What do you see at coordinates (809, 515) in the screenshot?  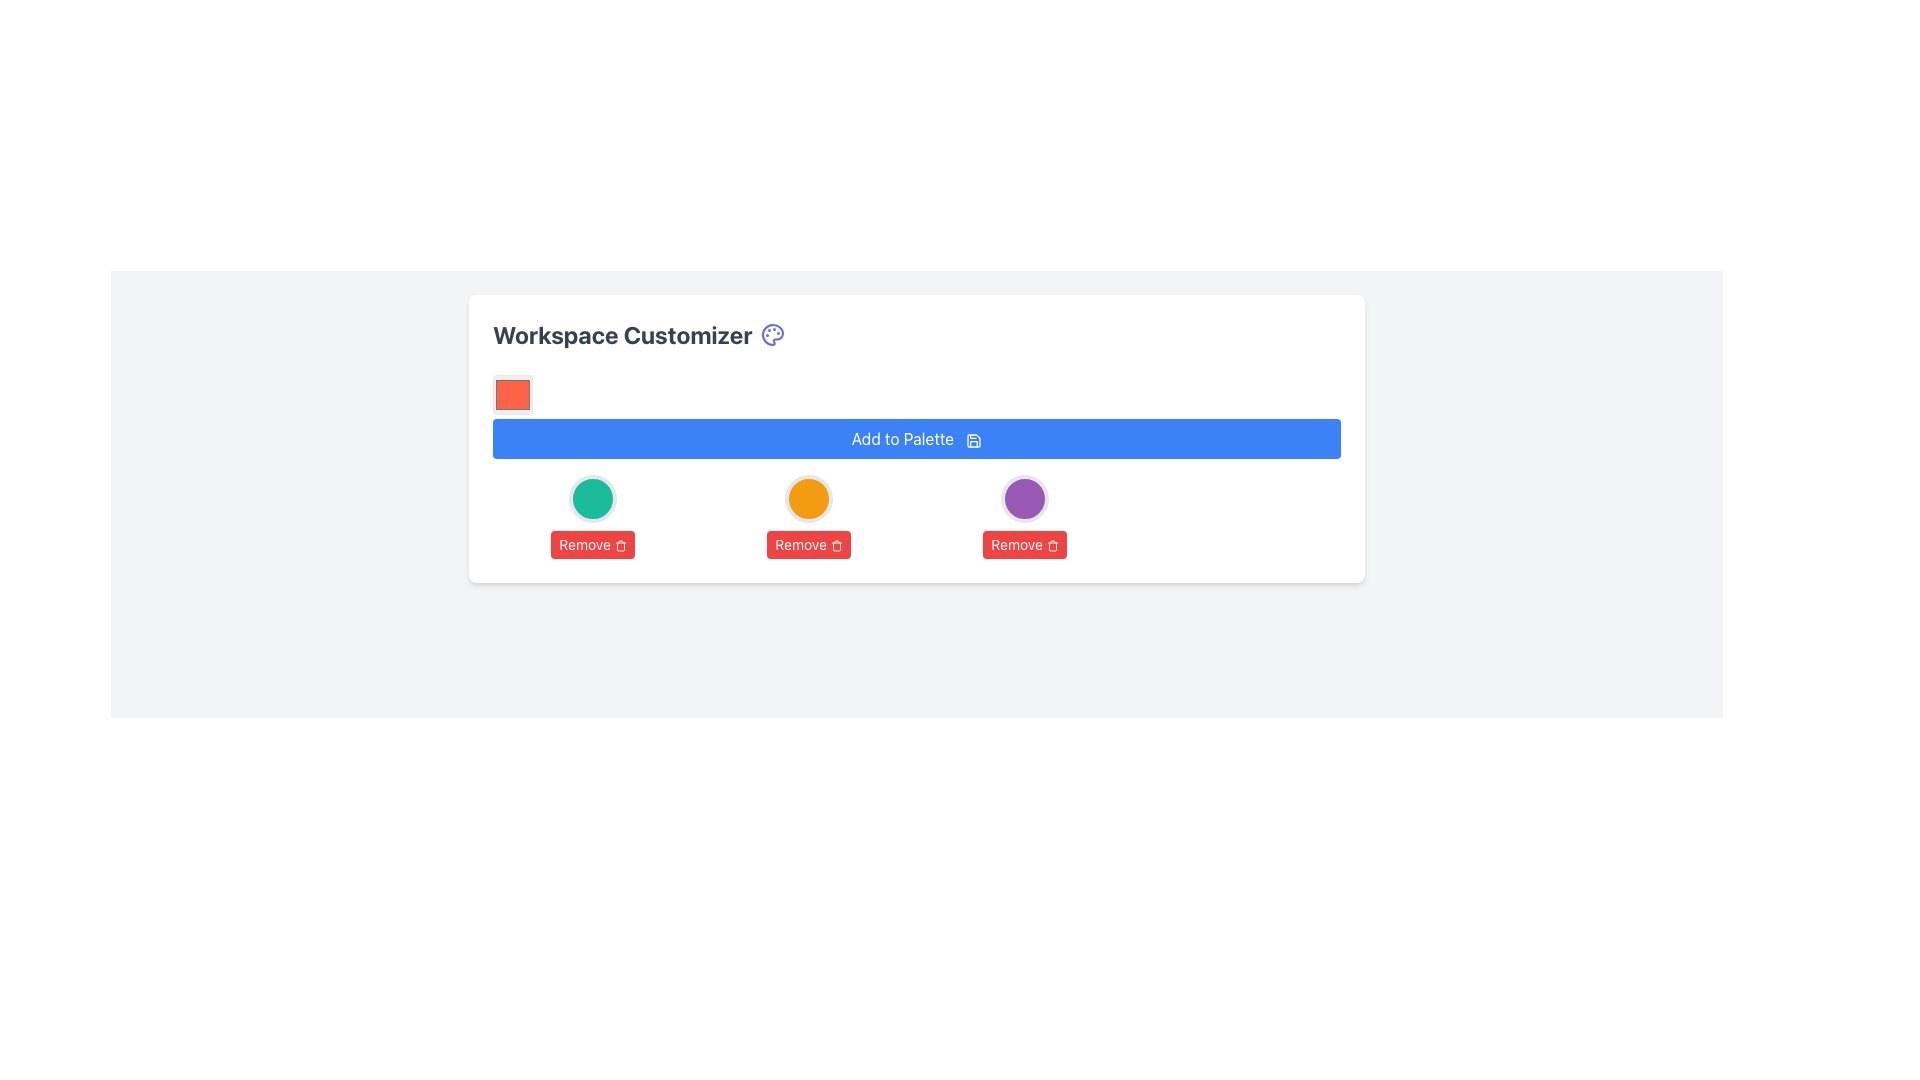 I see `the 'Remove' button with a red background and white text` at bounding box center [809, 515].